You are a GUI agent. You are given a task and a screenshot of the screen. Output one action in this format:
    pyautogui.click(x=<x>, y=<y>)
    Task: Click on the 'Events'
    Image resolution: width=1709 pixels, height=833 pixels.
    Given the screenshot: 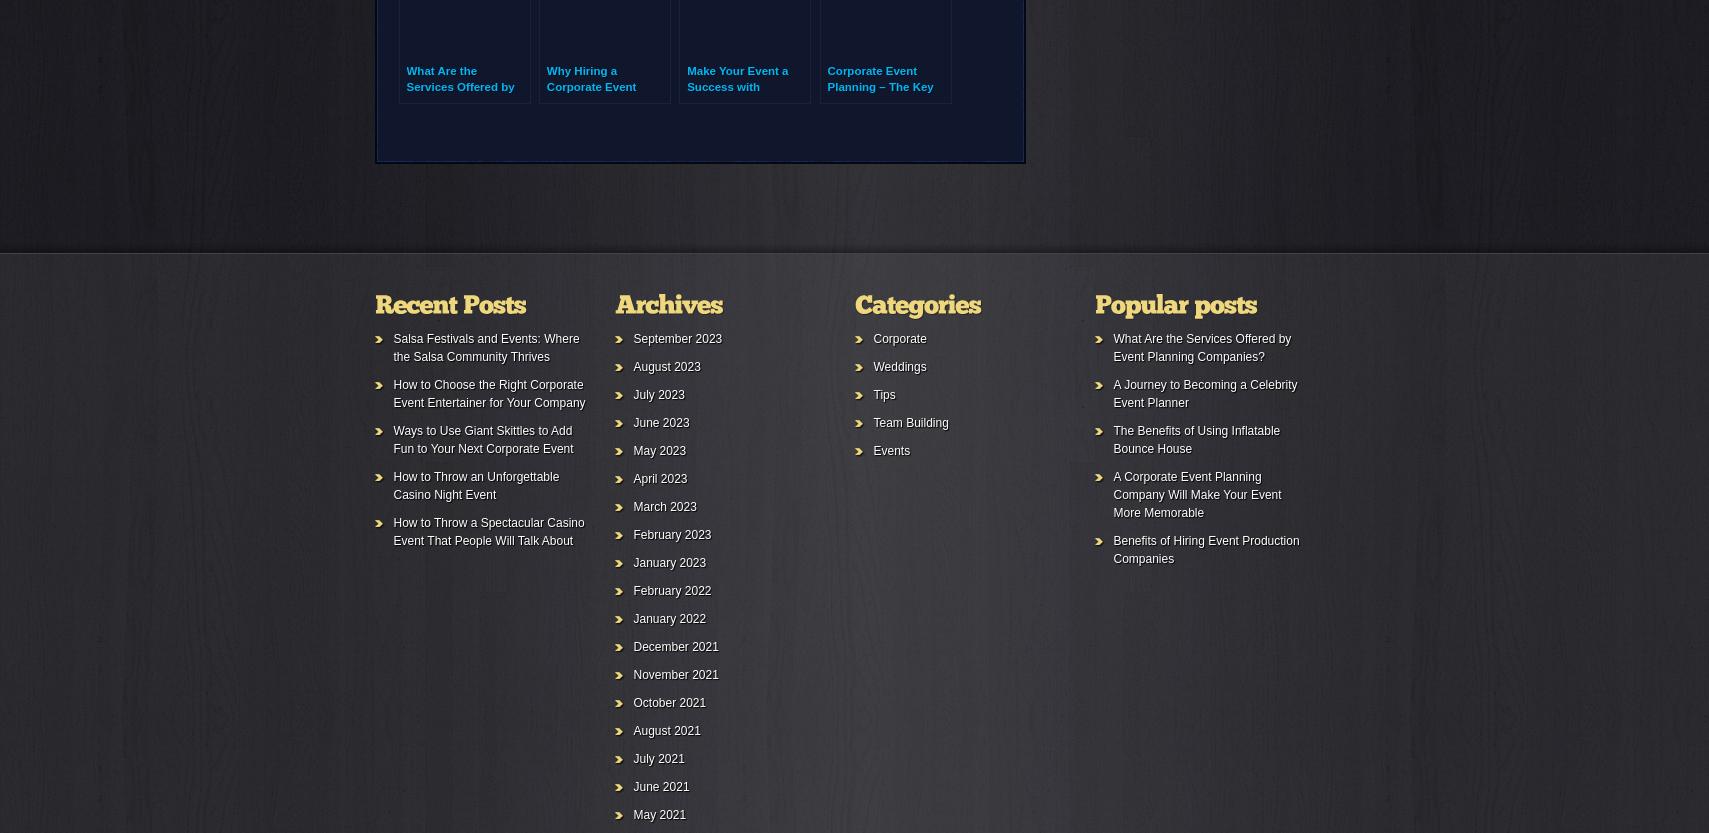 What is the action you would take?
    pyautogui.click(x=891, y=449)
    